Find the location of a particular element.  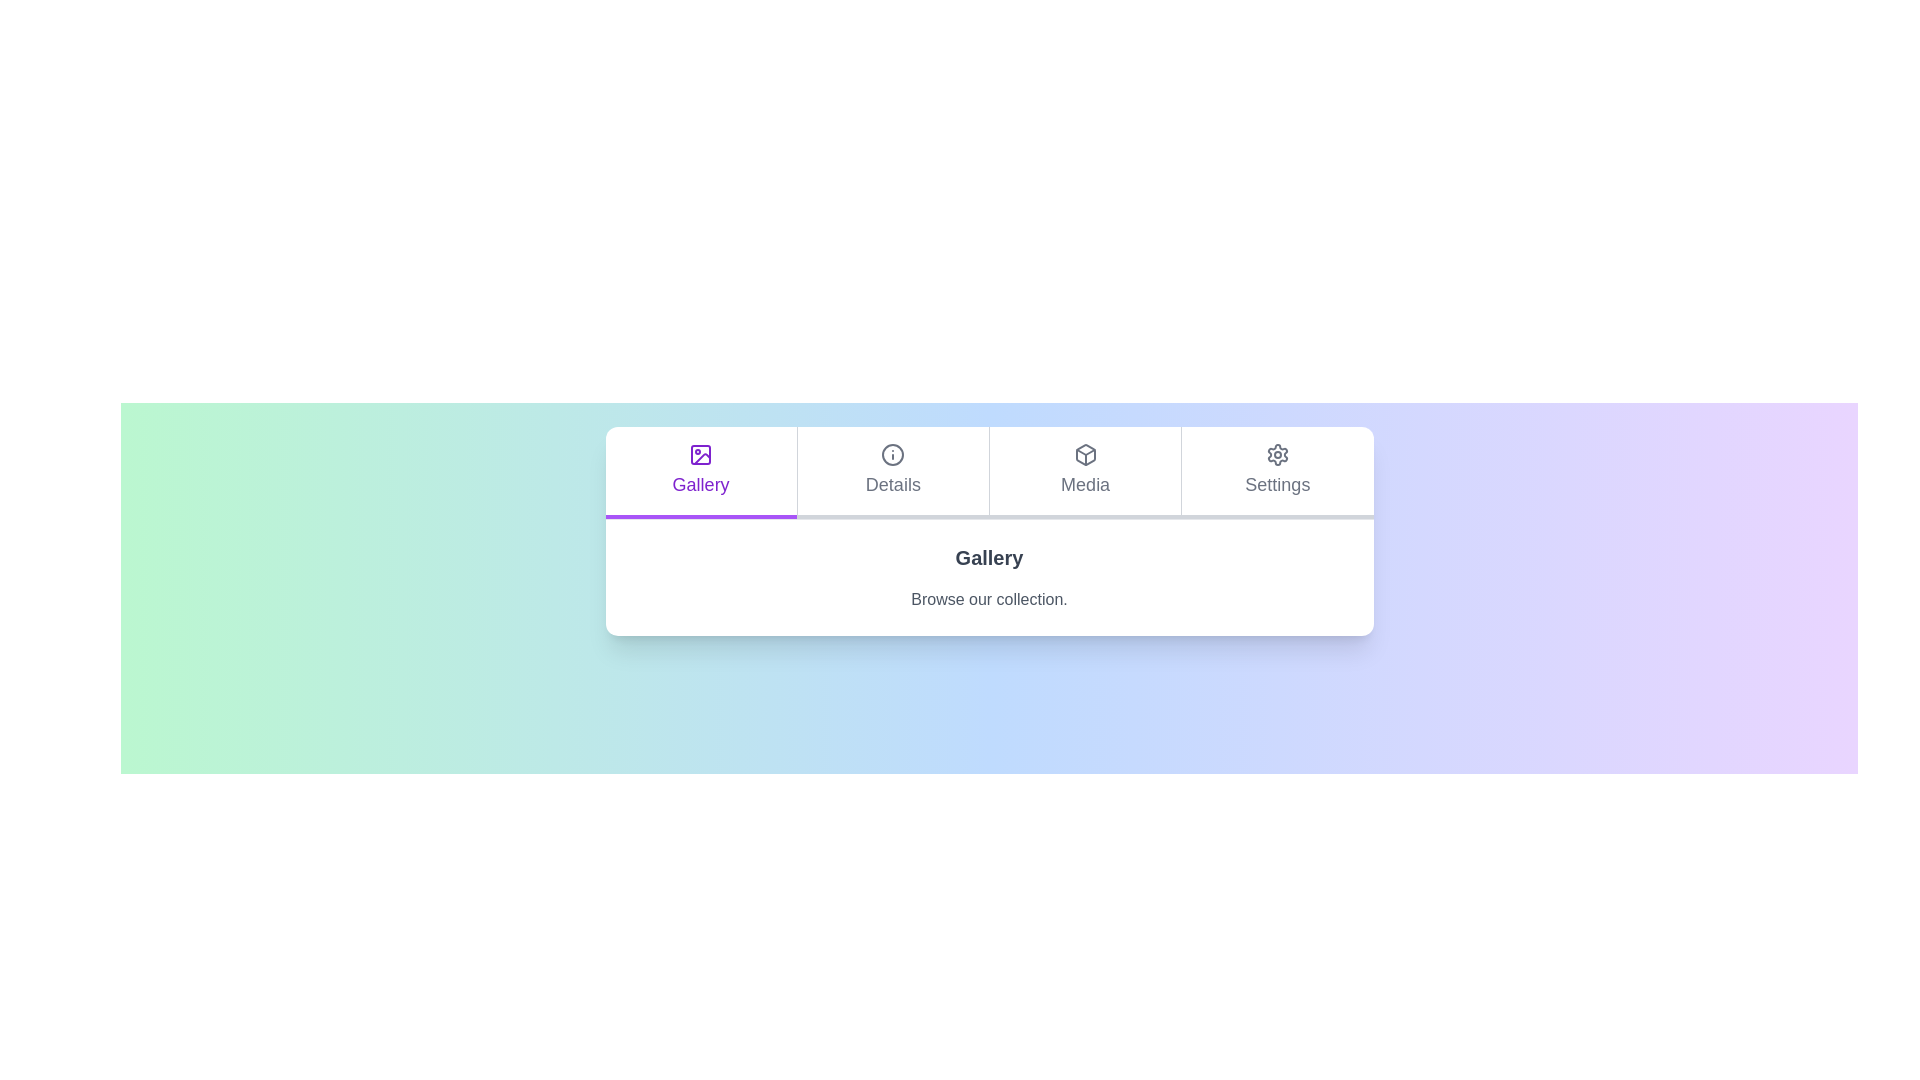

the Media tab by clicking on its label or icon is located at coordinates (1083, 473).